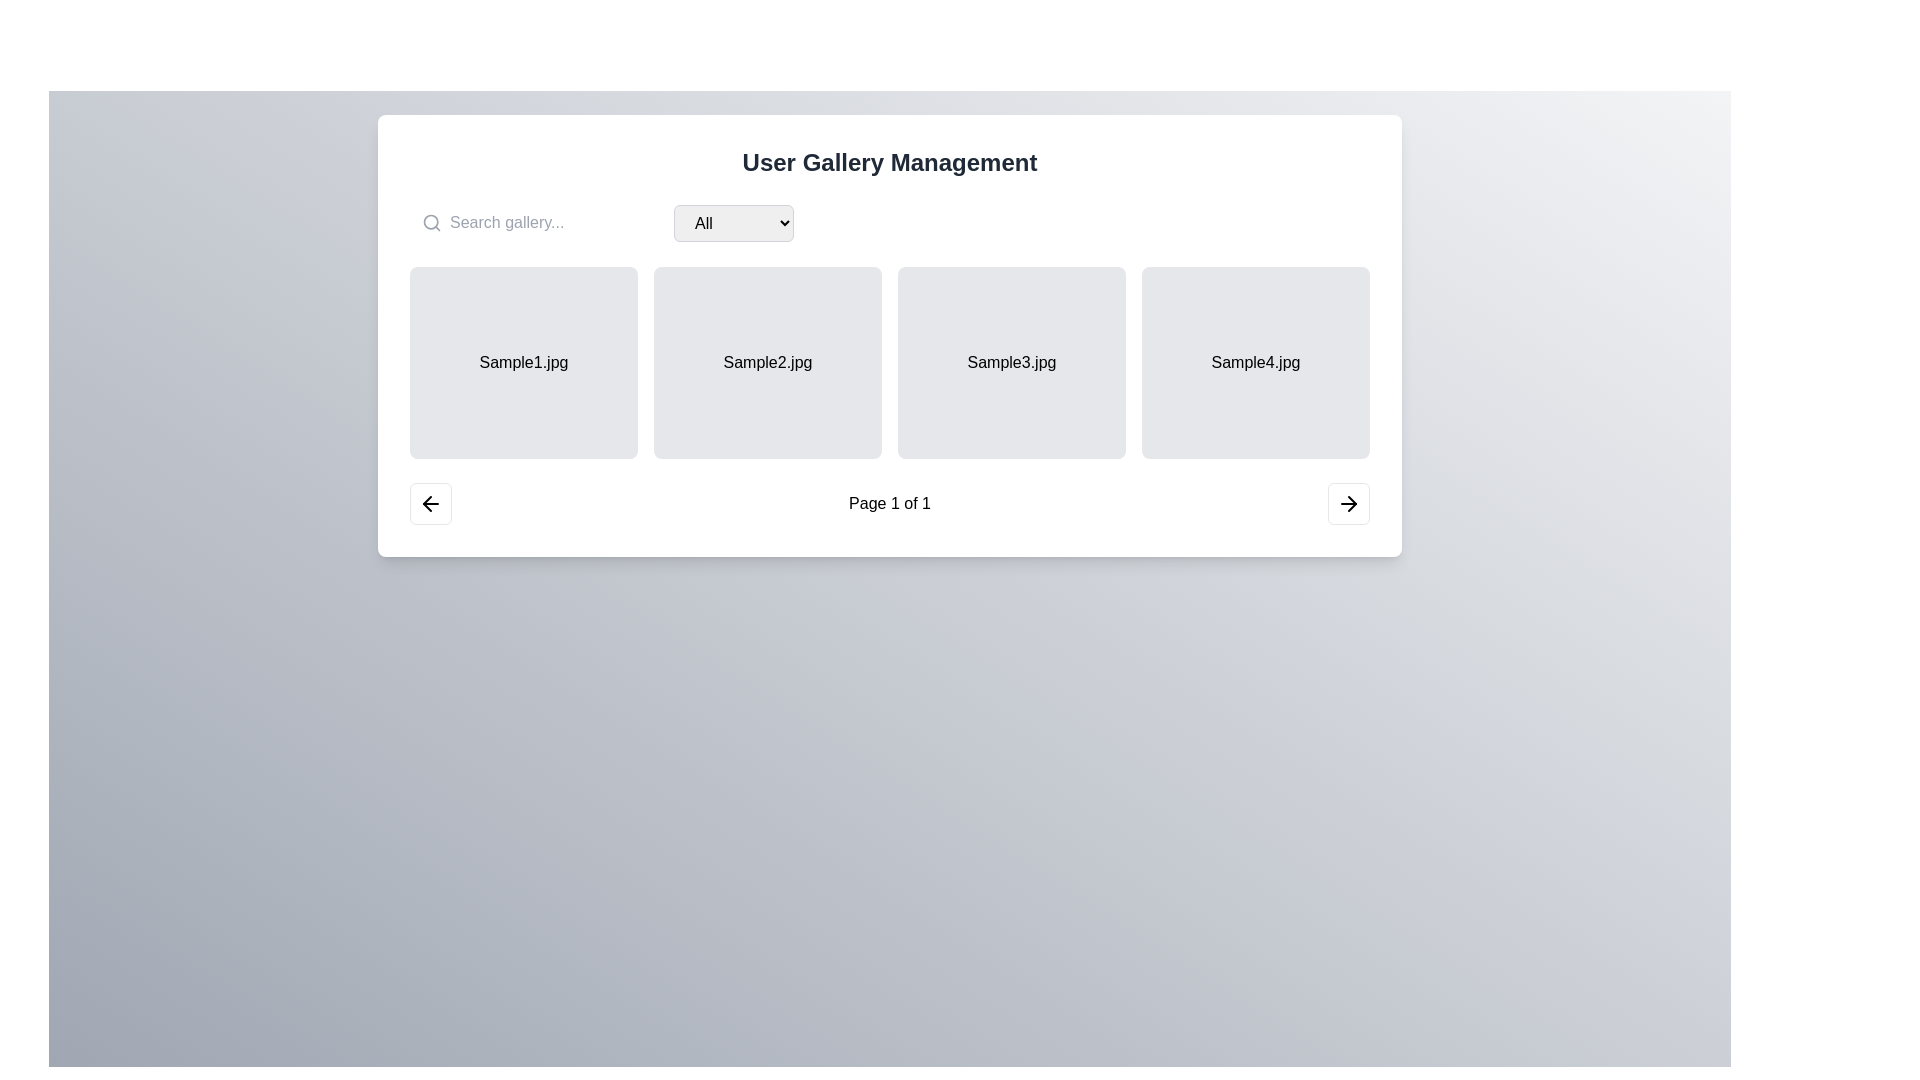  What do you see at coordinates (430, 503) in the screenshot?
I see `the left-arrow icon with a bold outline located in the bottom-left corner of the gallery pagination interface for additional interaction effects` at bounding box center [430, 503].